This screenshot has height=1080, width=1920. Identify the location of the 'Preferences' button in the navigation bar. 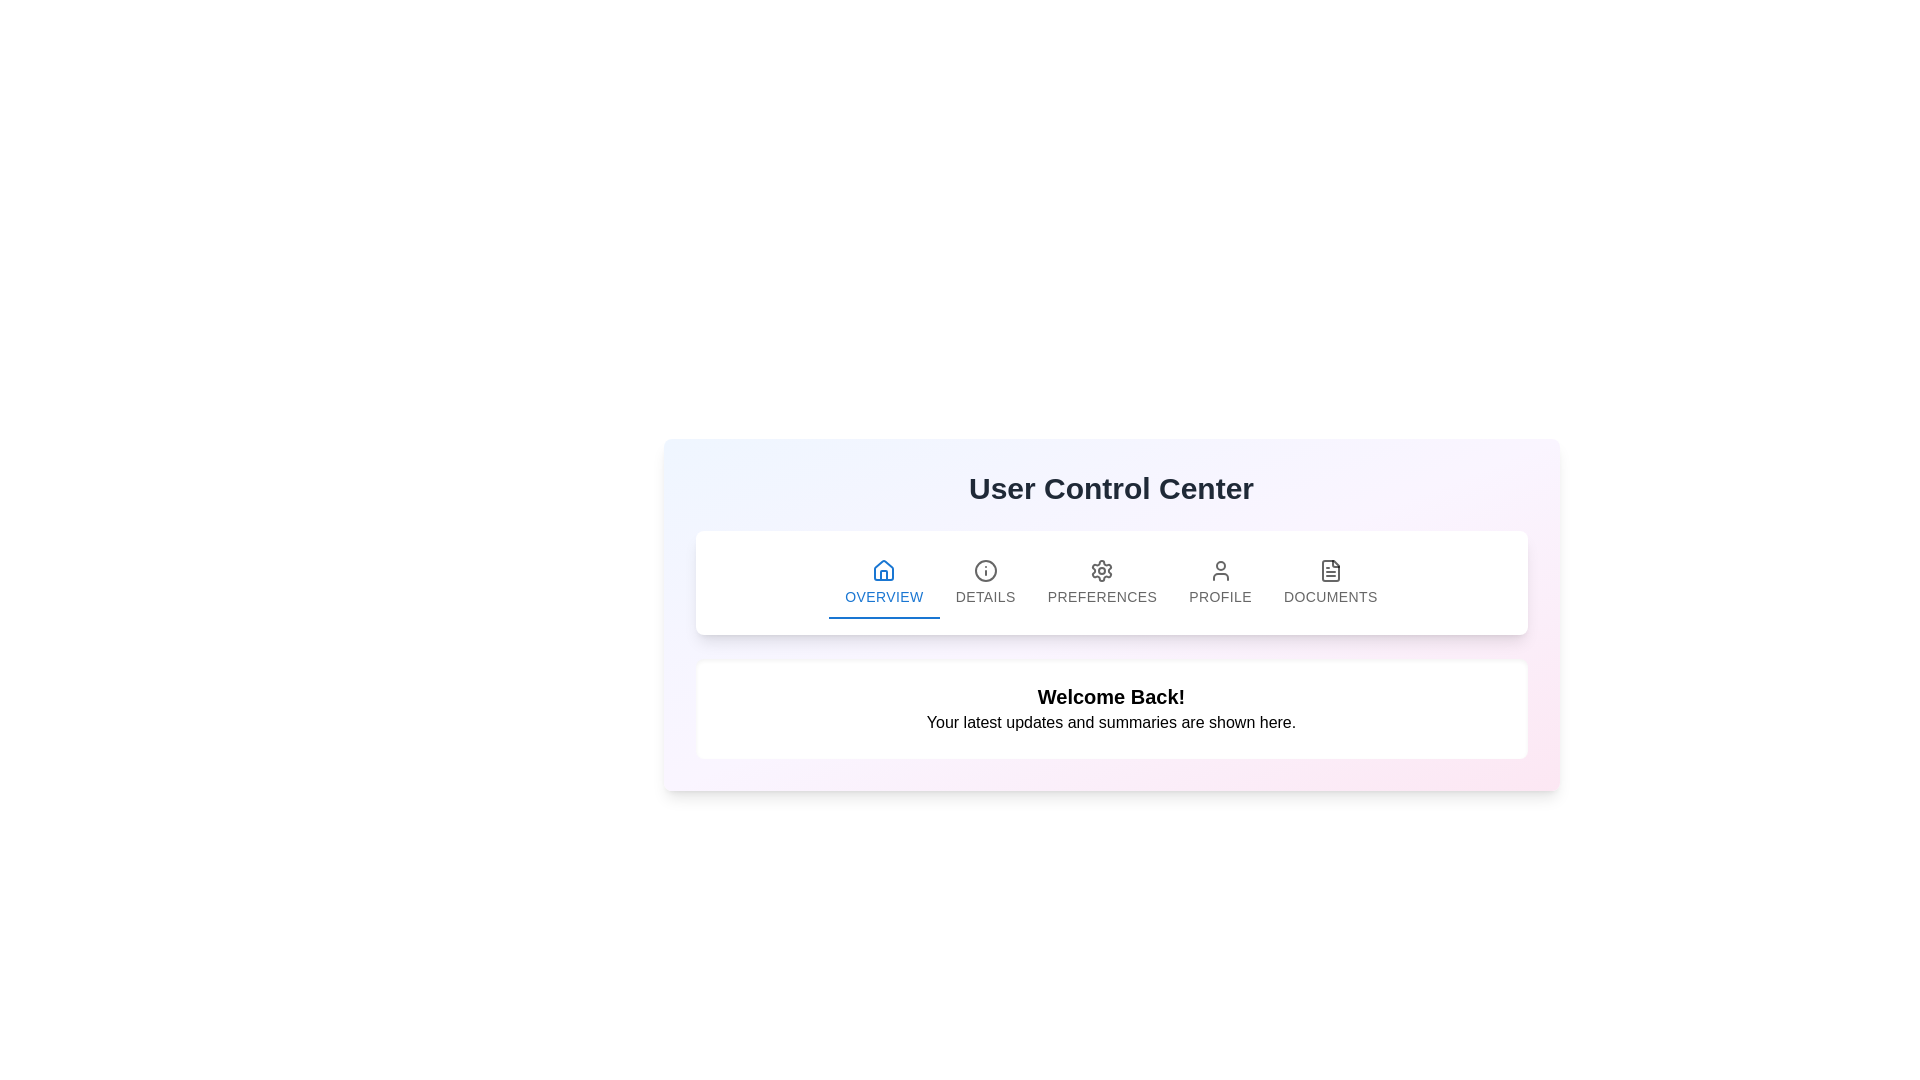
(1101, 582).